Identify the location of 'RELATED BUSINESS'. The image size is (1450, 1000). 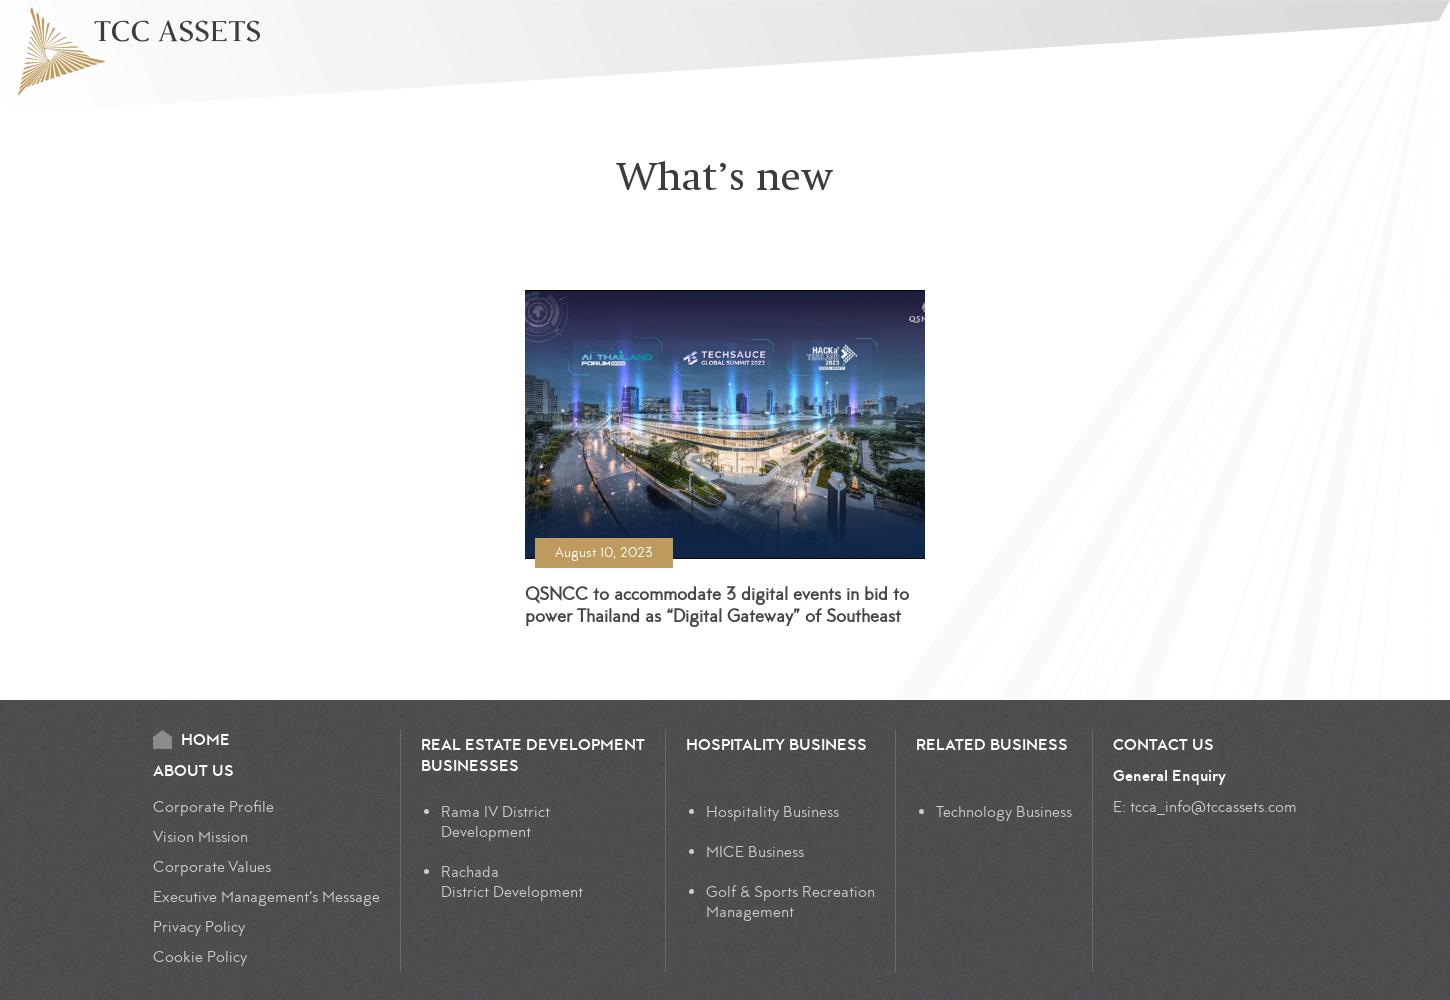
(991, 744).